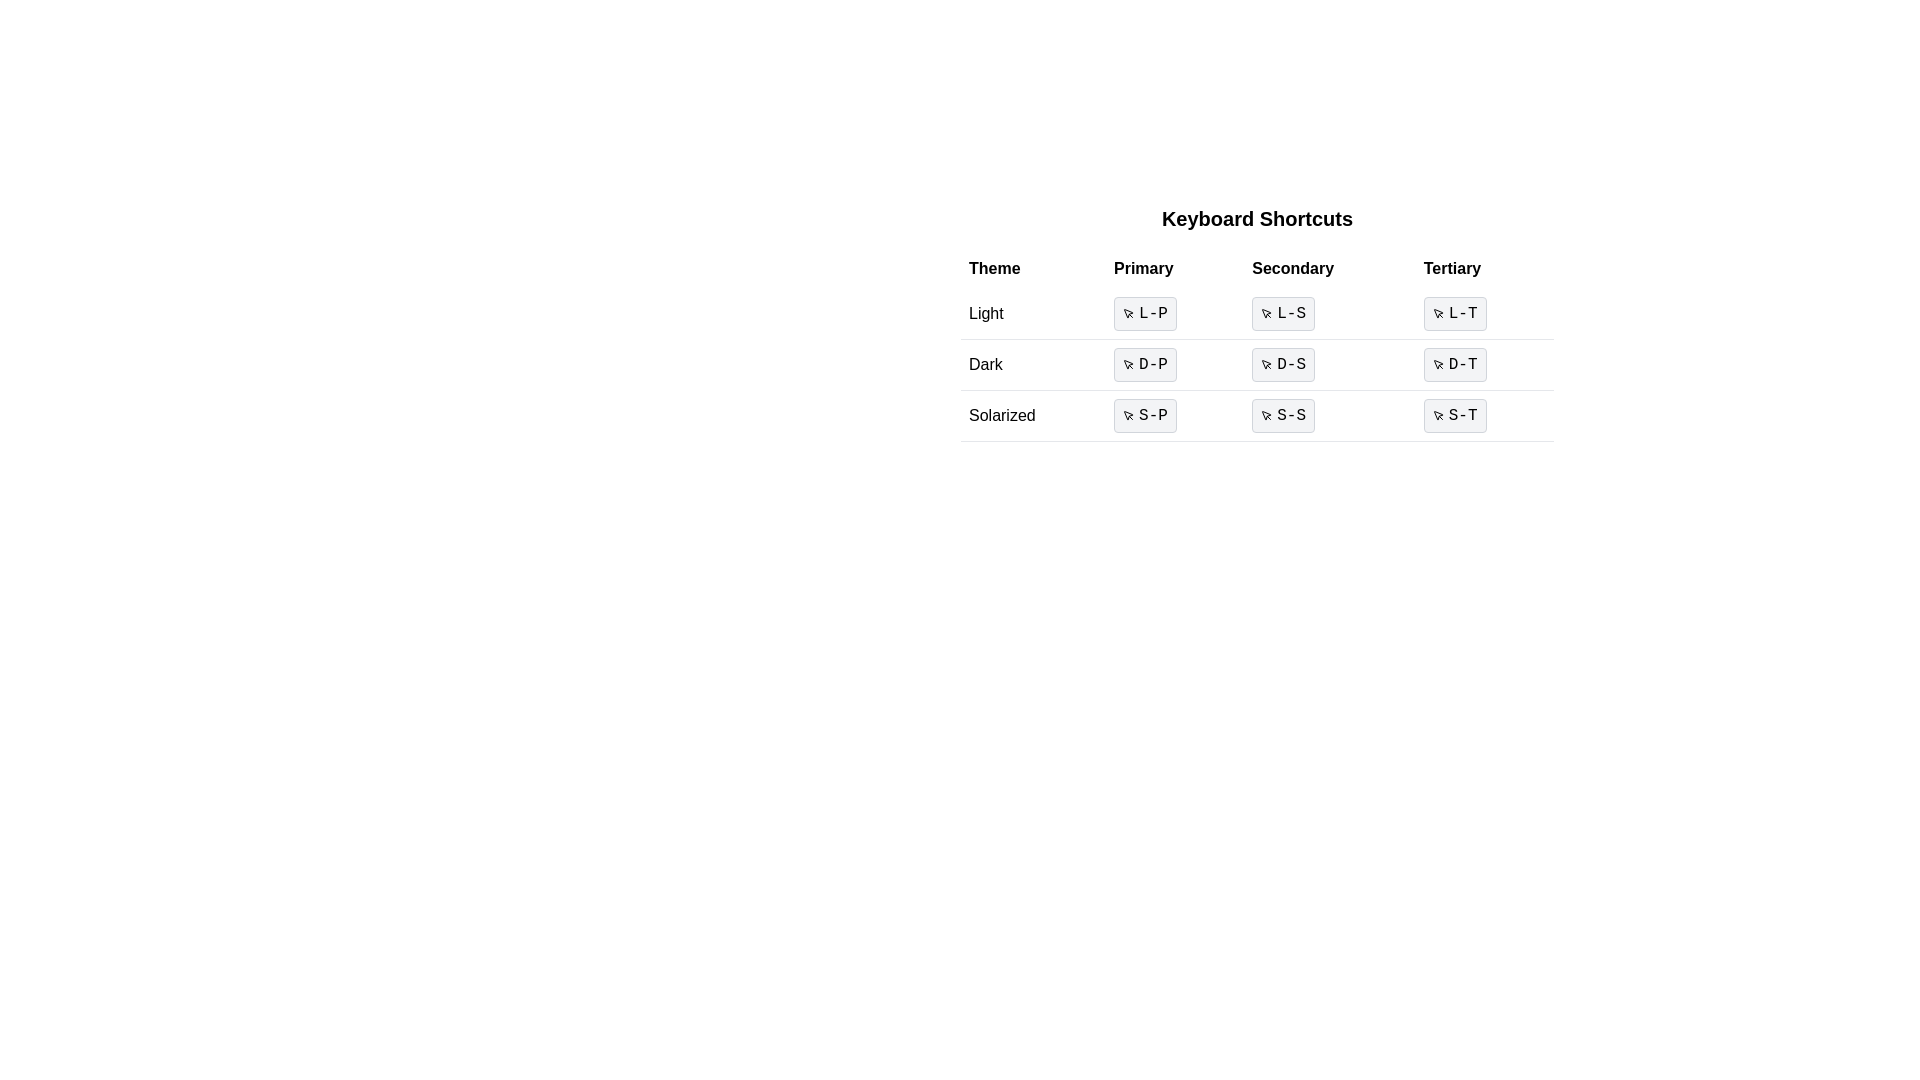 Image resolution: width=1920 pixels, height=1080 pixels. Describe the element at coordinates (1283, 313) in the screenshot. I see `the 'L-S' button with a light gray background and a pointer arrow icon, located in the second column of the first row under 'Keyboard Shortcuts', representing the 'Secondary' shortcut for the 'Light' theme` at that location.